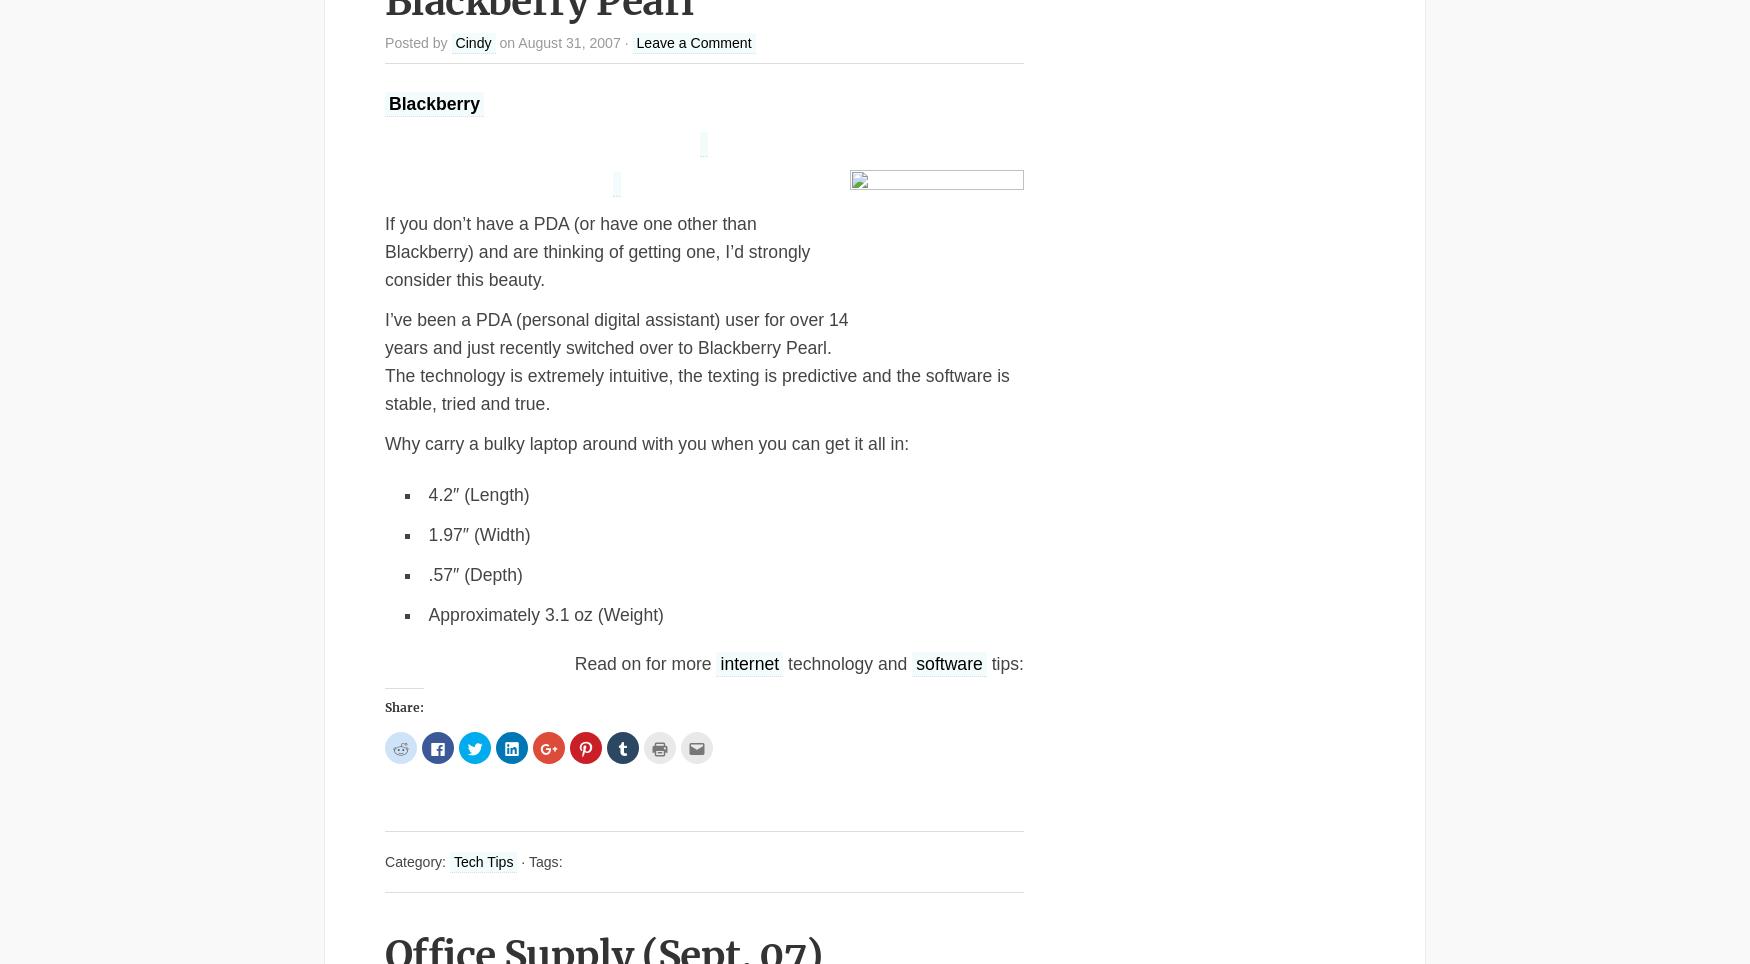 This screenshot has height=964, width=1750. I want to click on '(Width)', so click(500, 535).